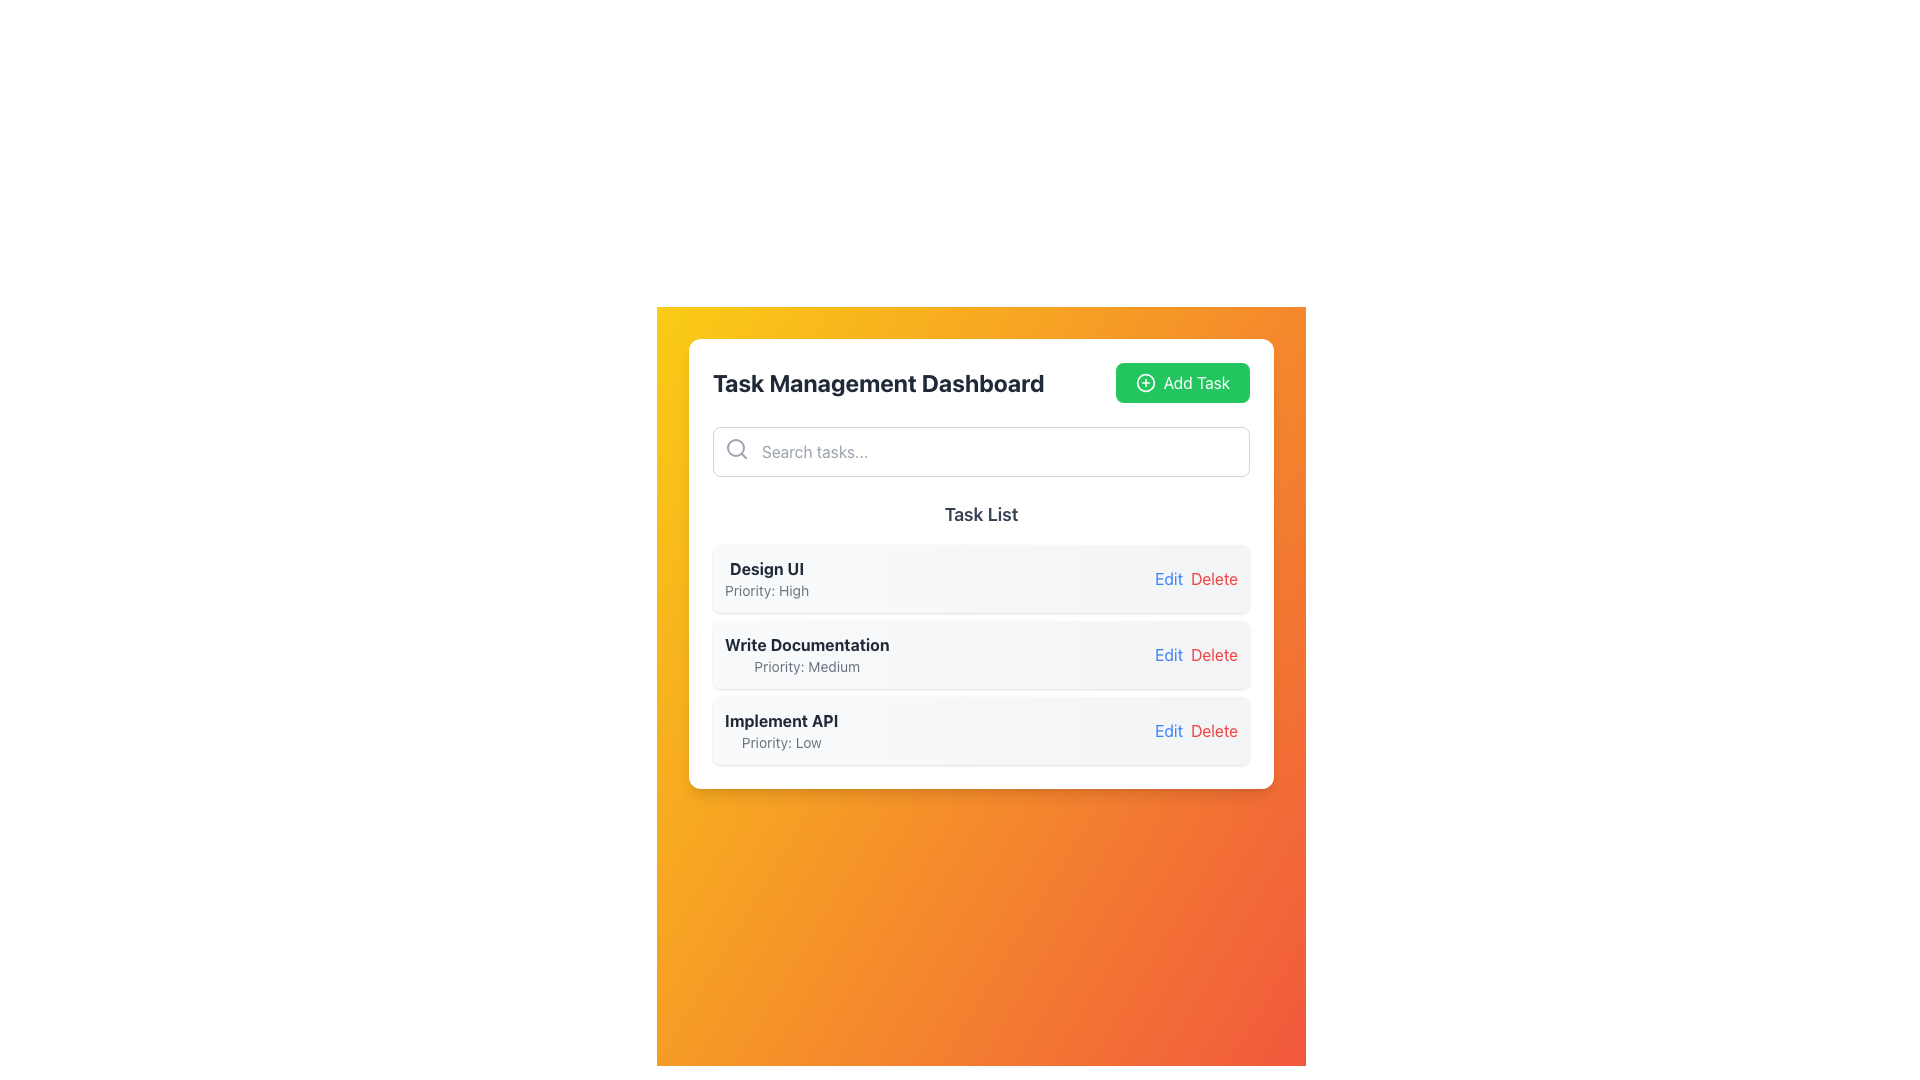 The height and width of the screenshot is (1080, 1920). Describe the element at coordinates (780, 743) in the screenshot. I see `the text label indicating the priority level of a specific task, which specifies that the priority is low, located at the bottom of the 'Implement API' section` at that location.